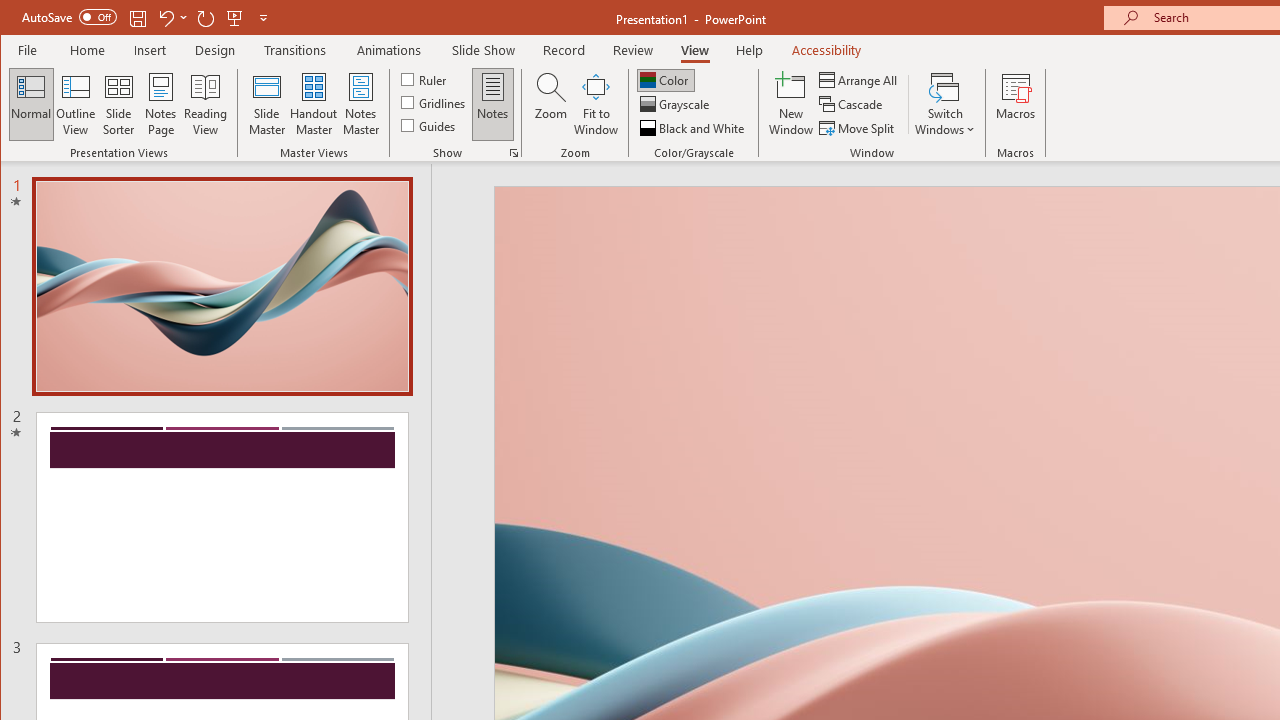 The image size is (1280, 720). Describe the element at coordinates (313, 104) in the screenshot. I see `'Handout Master'` at that location.